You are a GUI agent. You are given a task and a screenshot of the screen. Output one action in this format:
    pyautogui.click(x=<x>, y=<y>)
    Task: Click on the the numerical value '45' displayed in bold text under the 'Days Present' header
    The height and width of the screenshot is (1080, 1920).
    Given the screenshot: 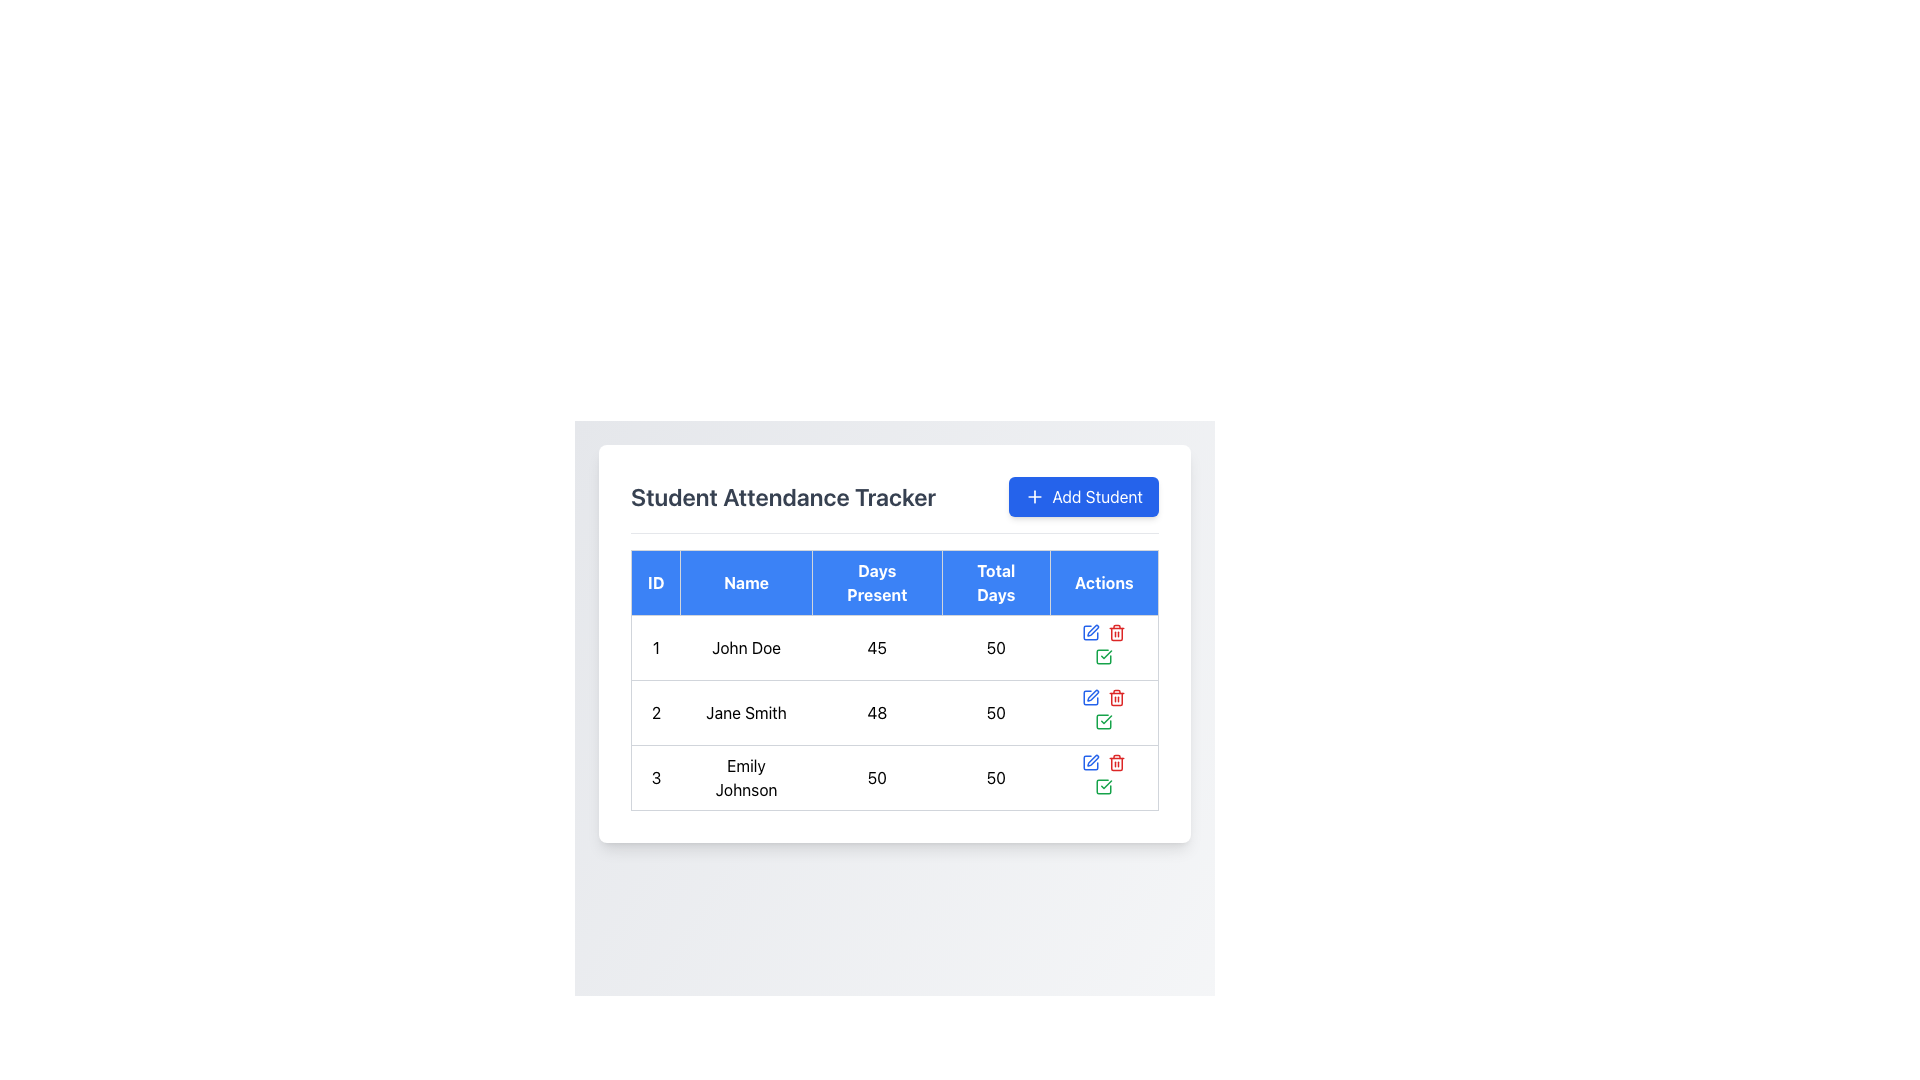 What is the action you would take?
    pyautogui.click(x=877, y=648)
    